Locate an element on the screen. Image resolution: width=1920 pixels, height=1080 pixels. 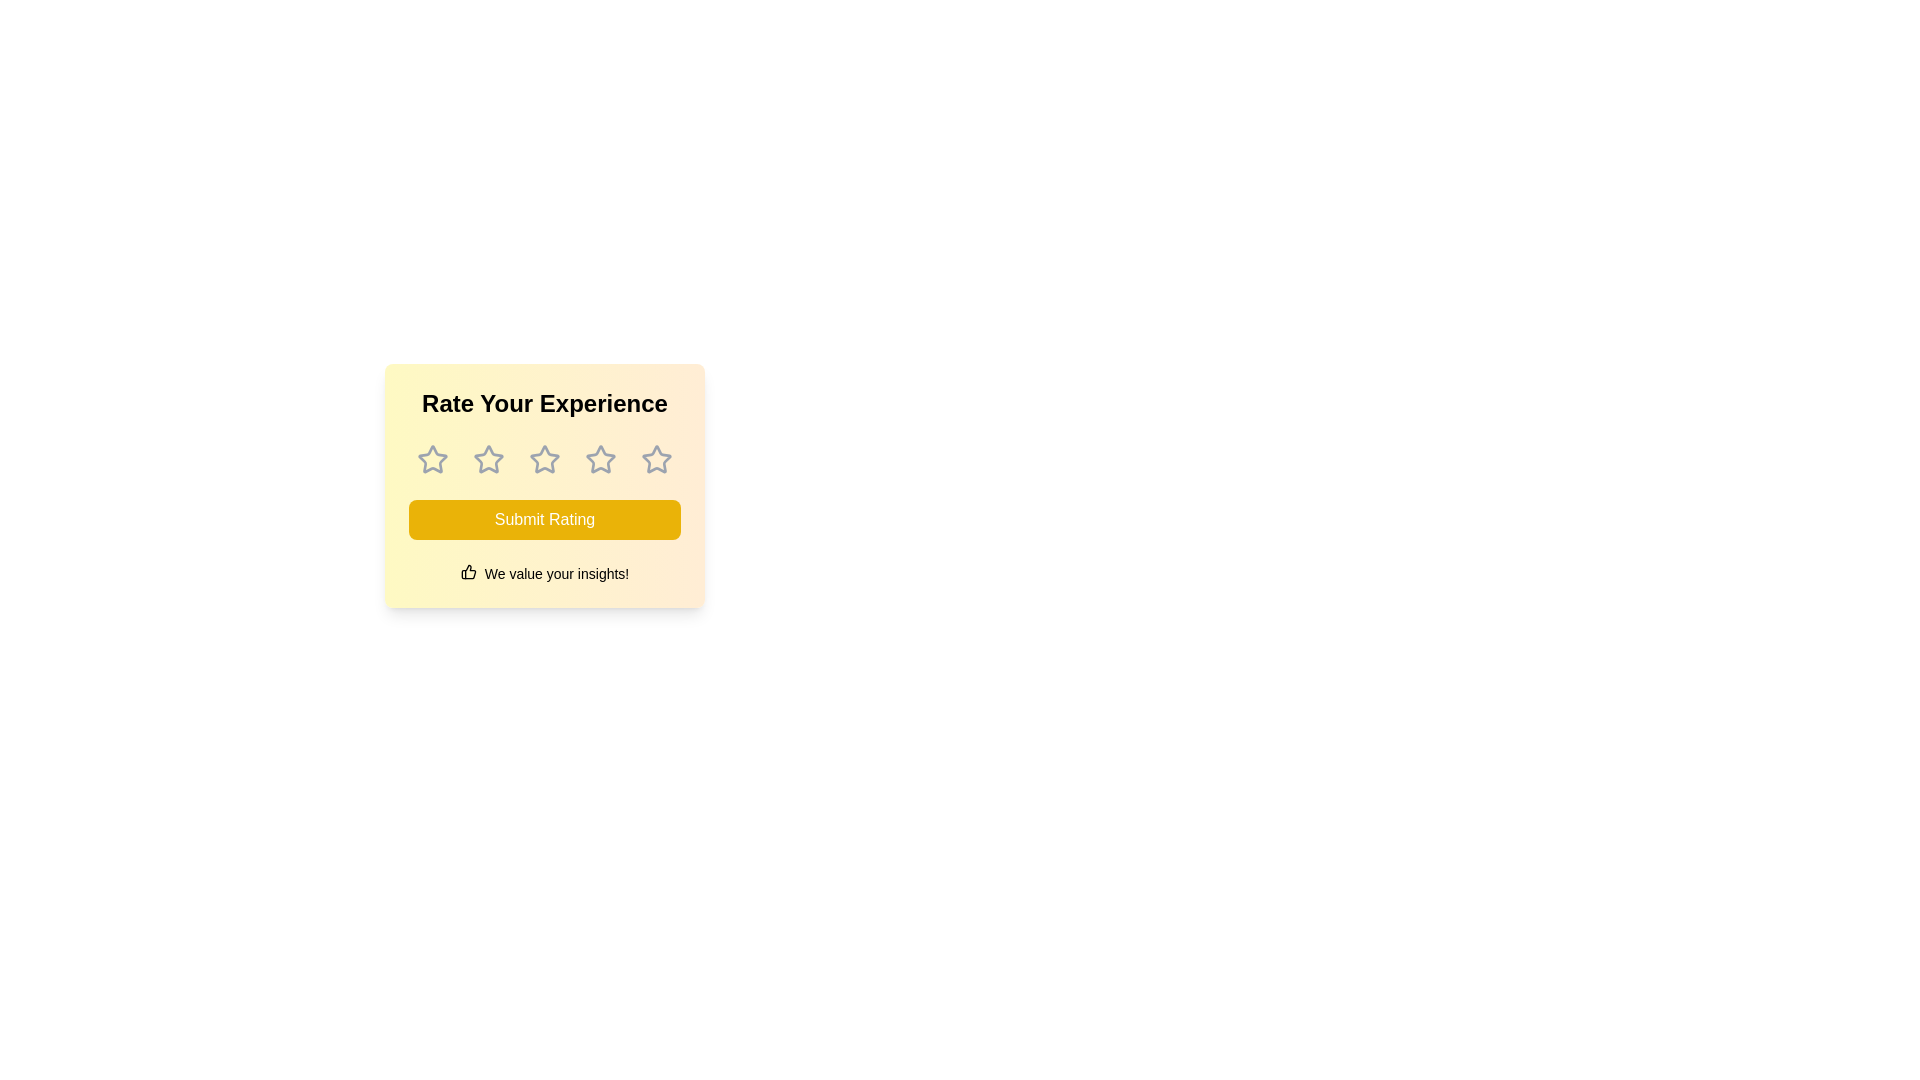
the bright yellow 'Submit Rating' button with rounded corners is located at coordinates (545, 519).